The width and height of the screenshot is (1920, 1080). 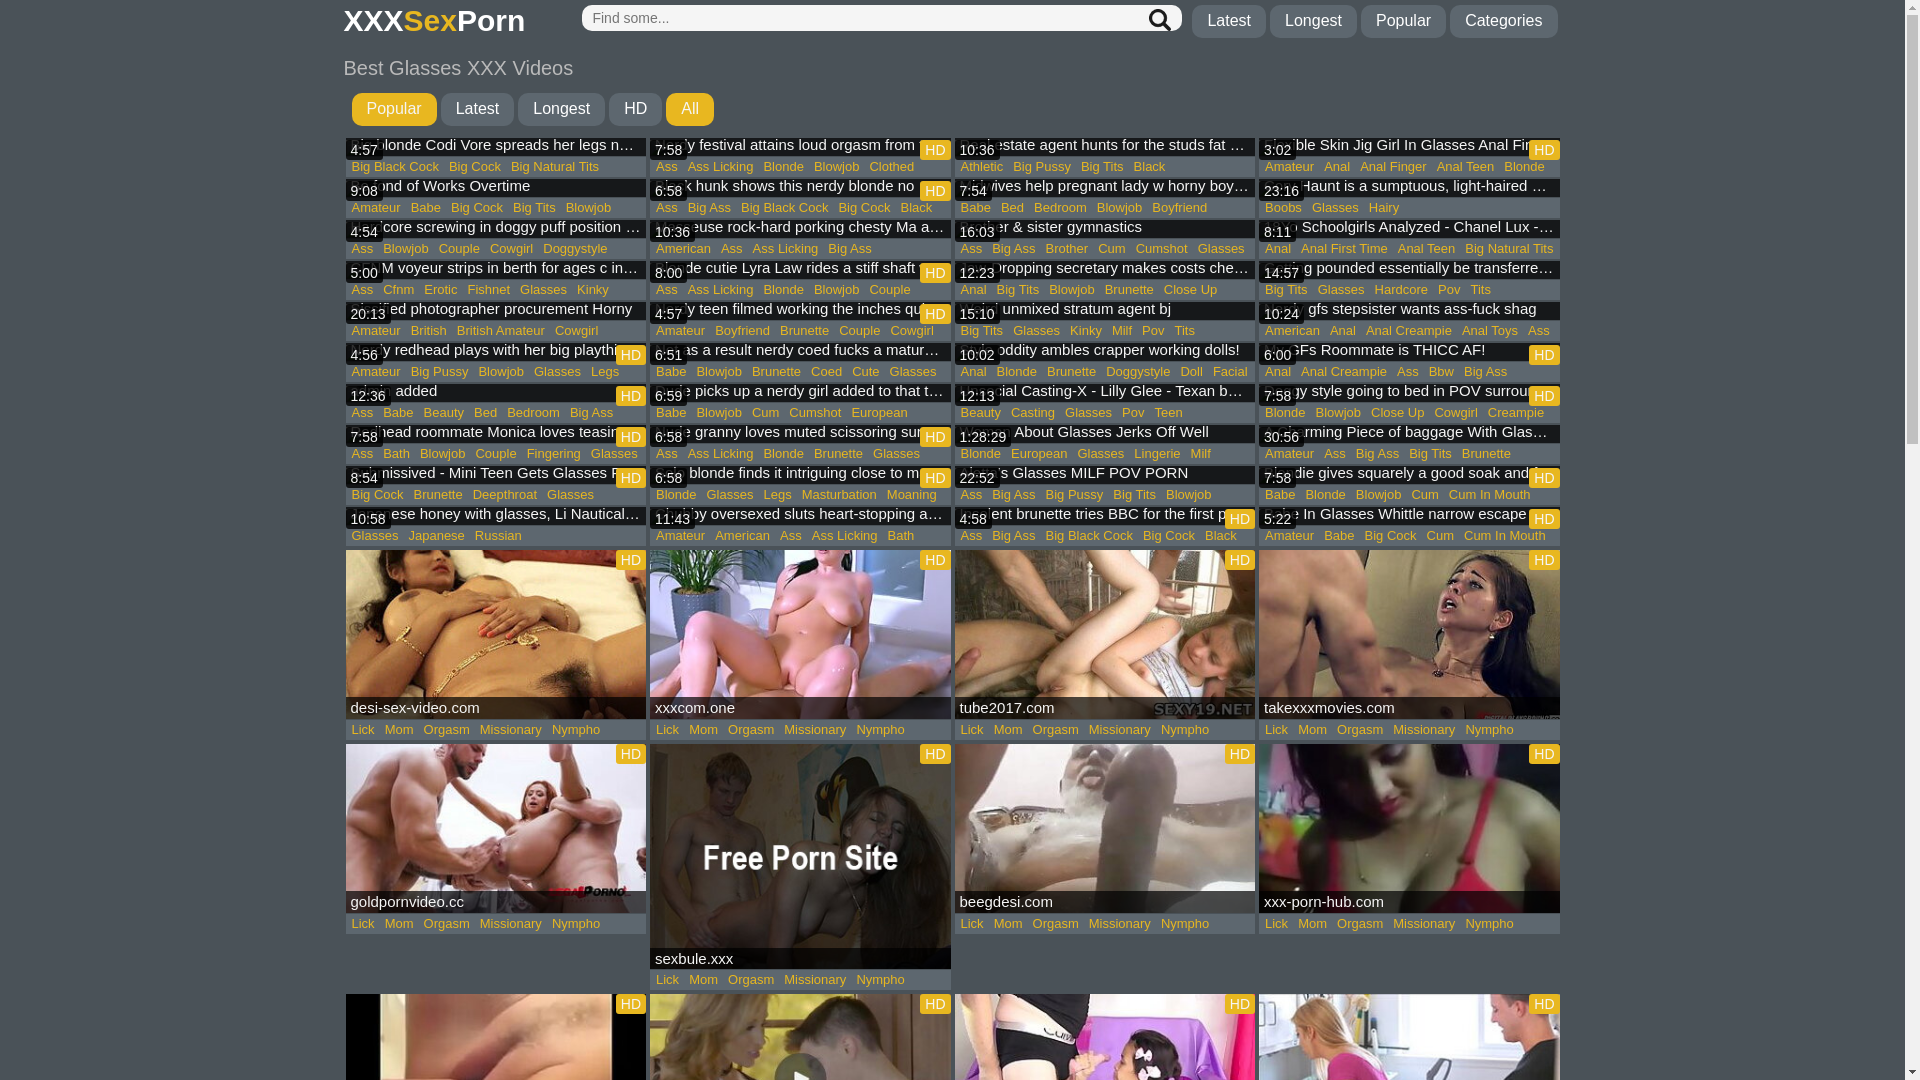 What do you see at coordinates (865, 371) in the screenshot?
I see `'Cute'` at bounding box center [865, 371].